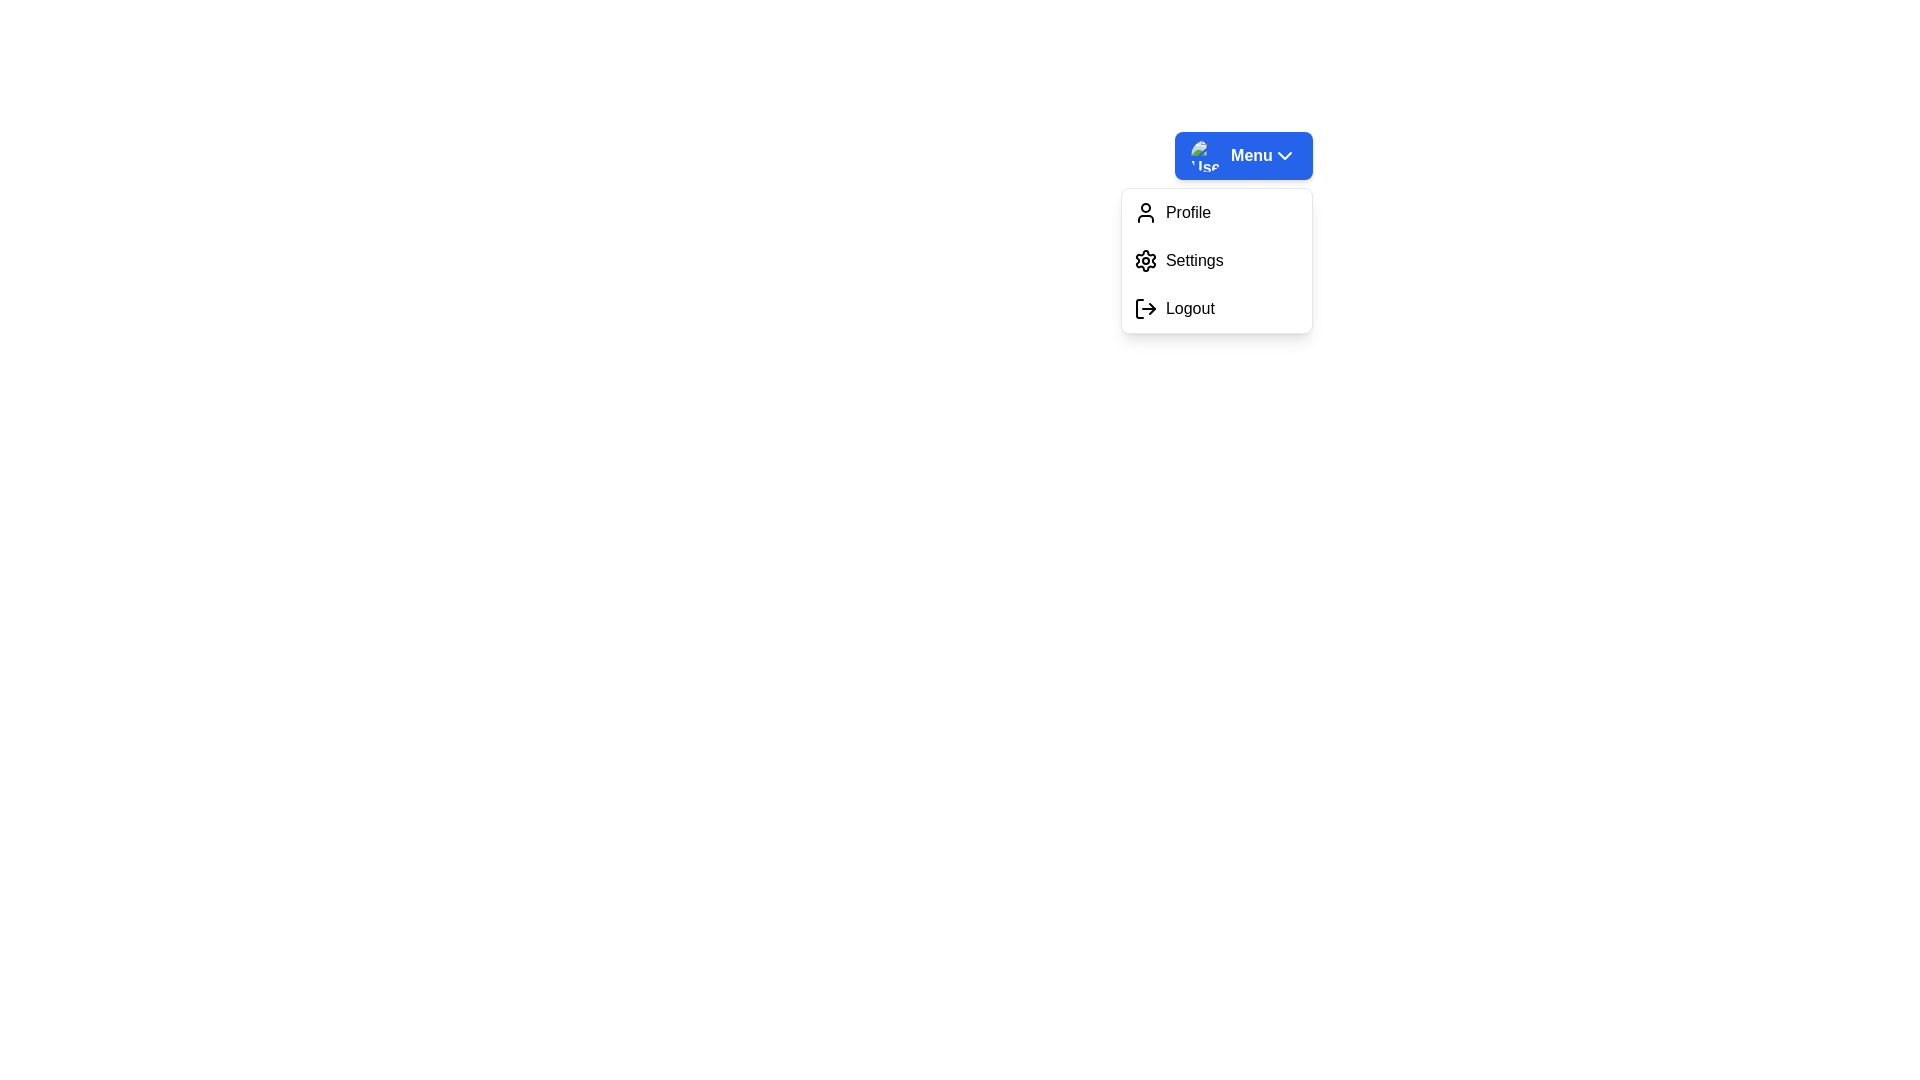 Image resolution: width=1920 pixels, height=1080 pixels. I want to click on the 'Logout' option in the dropdown menu, so click(1215, 308).